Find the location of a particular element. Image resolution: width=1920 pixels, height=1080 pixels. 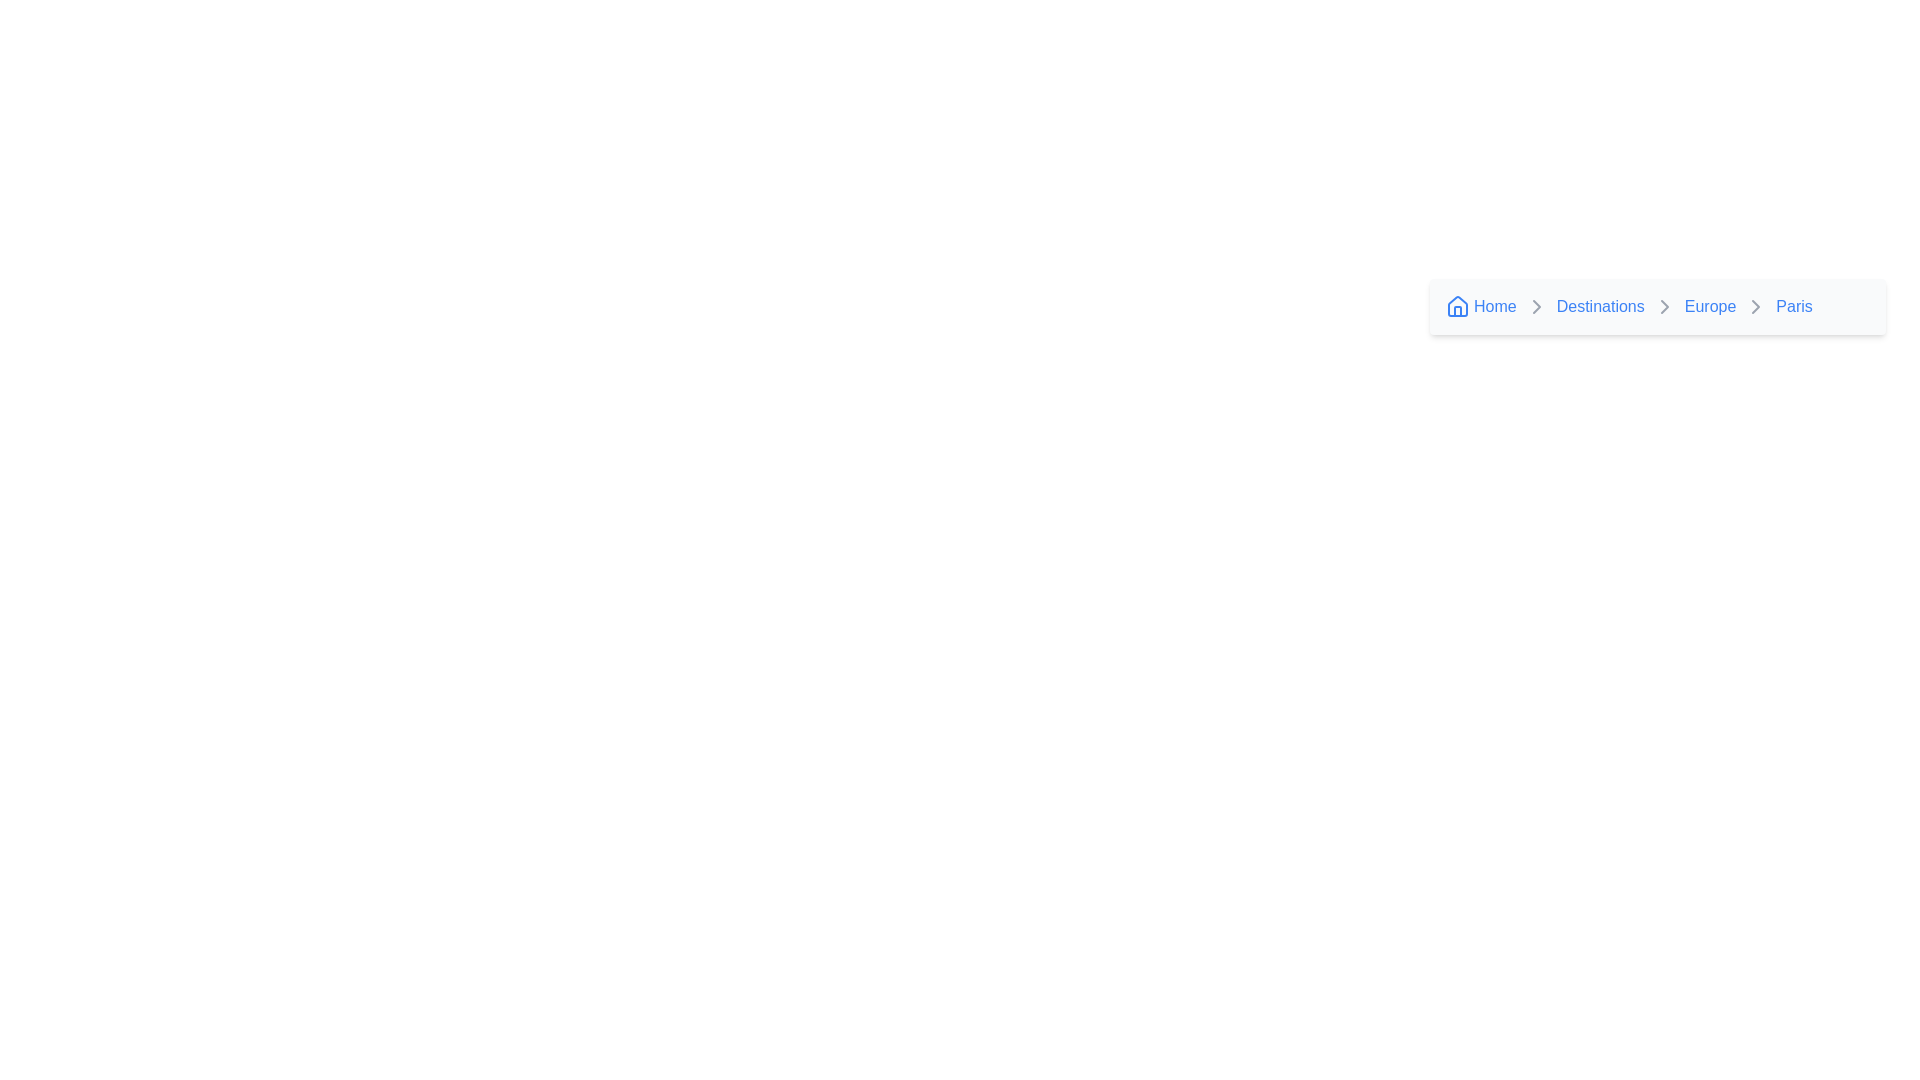

the house-shaped SVG icon located to the left of the breadcrumb navigation text is located at coordinates (1458, 307).